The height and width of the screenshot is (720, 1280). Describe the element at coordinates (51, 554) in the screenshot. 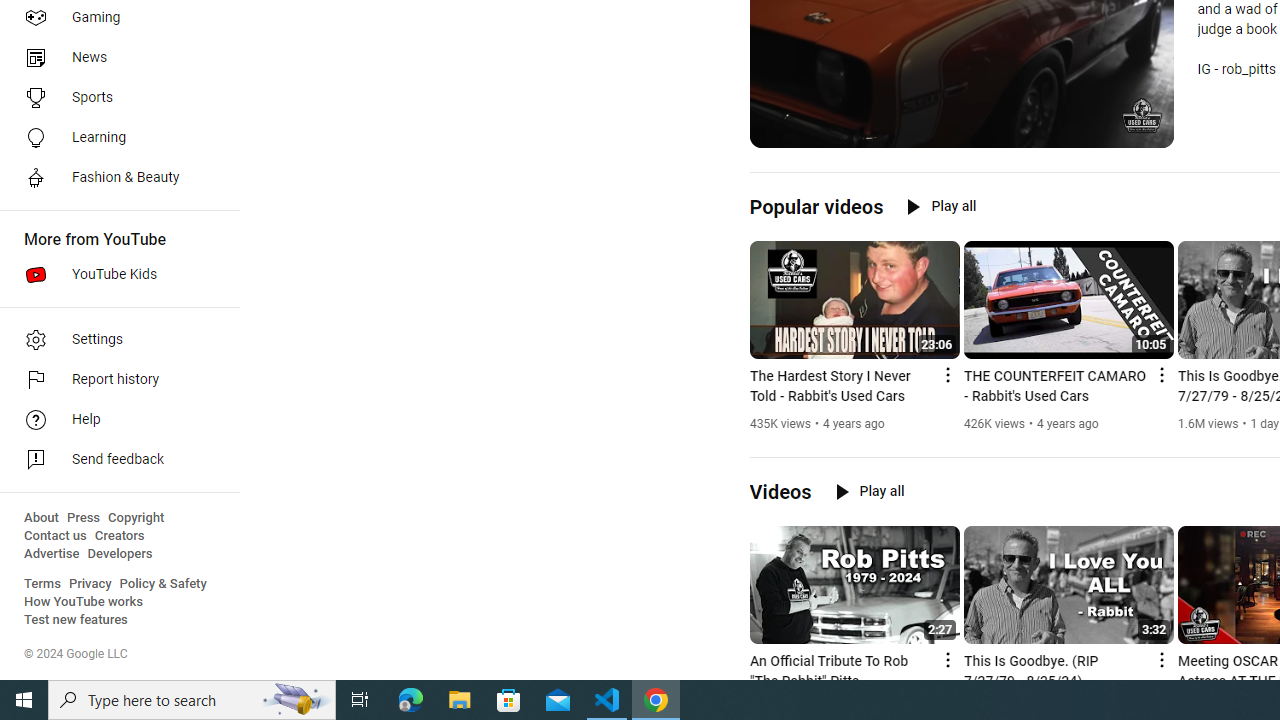

I see `'Advertise'` at that location.